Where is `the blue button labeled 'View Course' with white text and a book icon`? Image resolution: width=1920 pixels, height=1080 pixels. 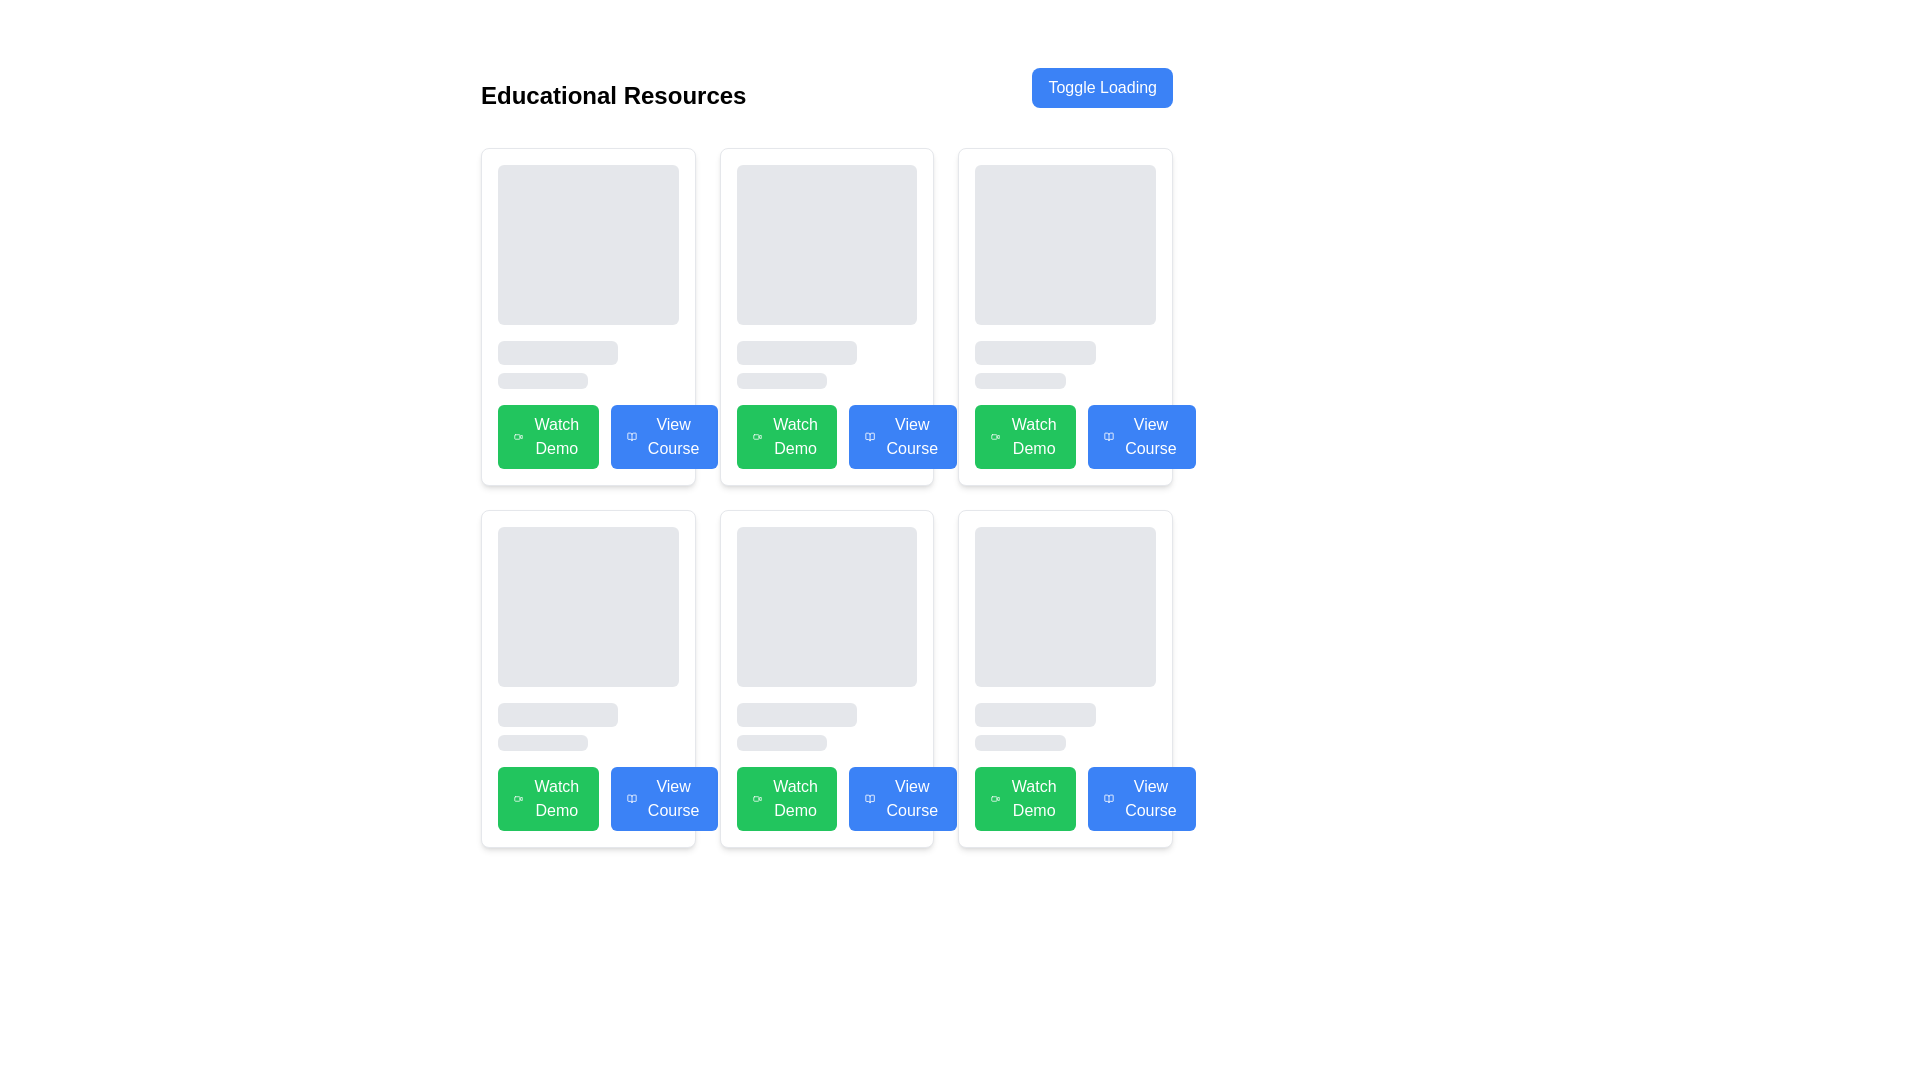 the blue button labeled 'View Course' with white text and a book icon is located at coordinates (664, 435).